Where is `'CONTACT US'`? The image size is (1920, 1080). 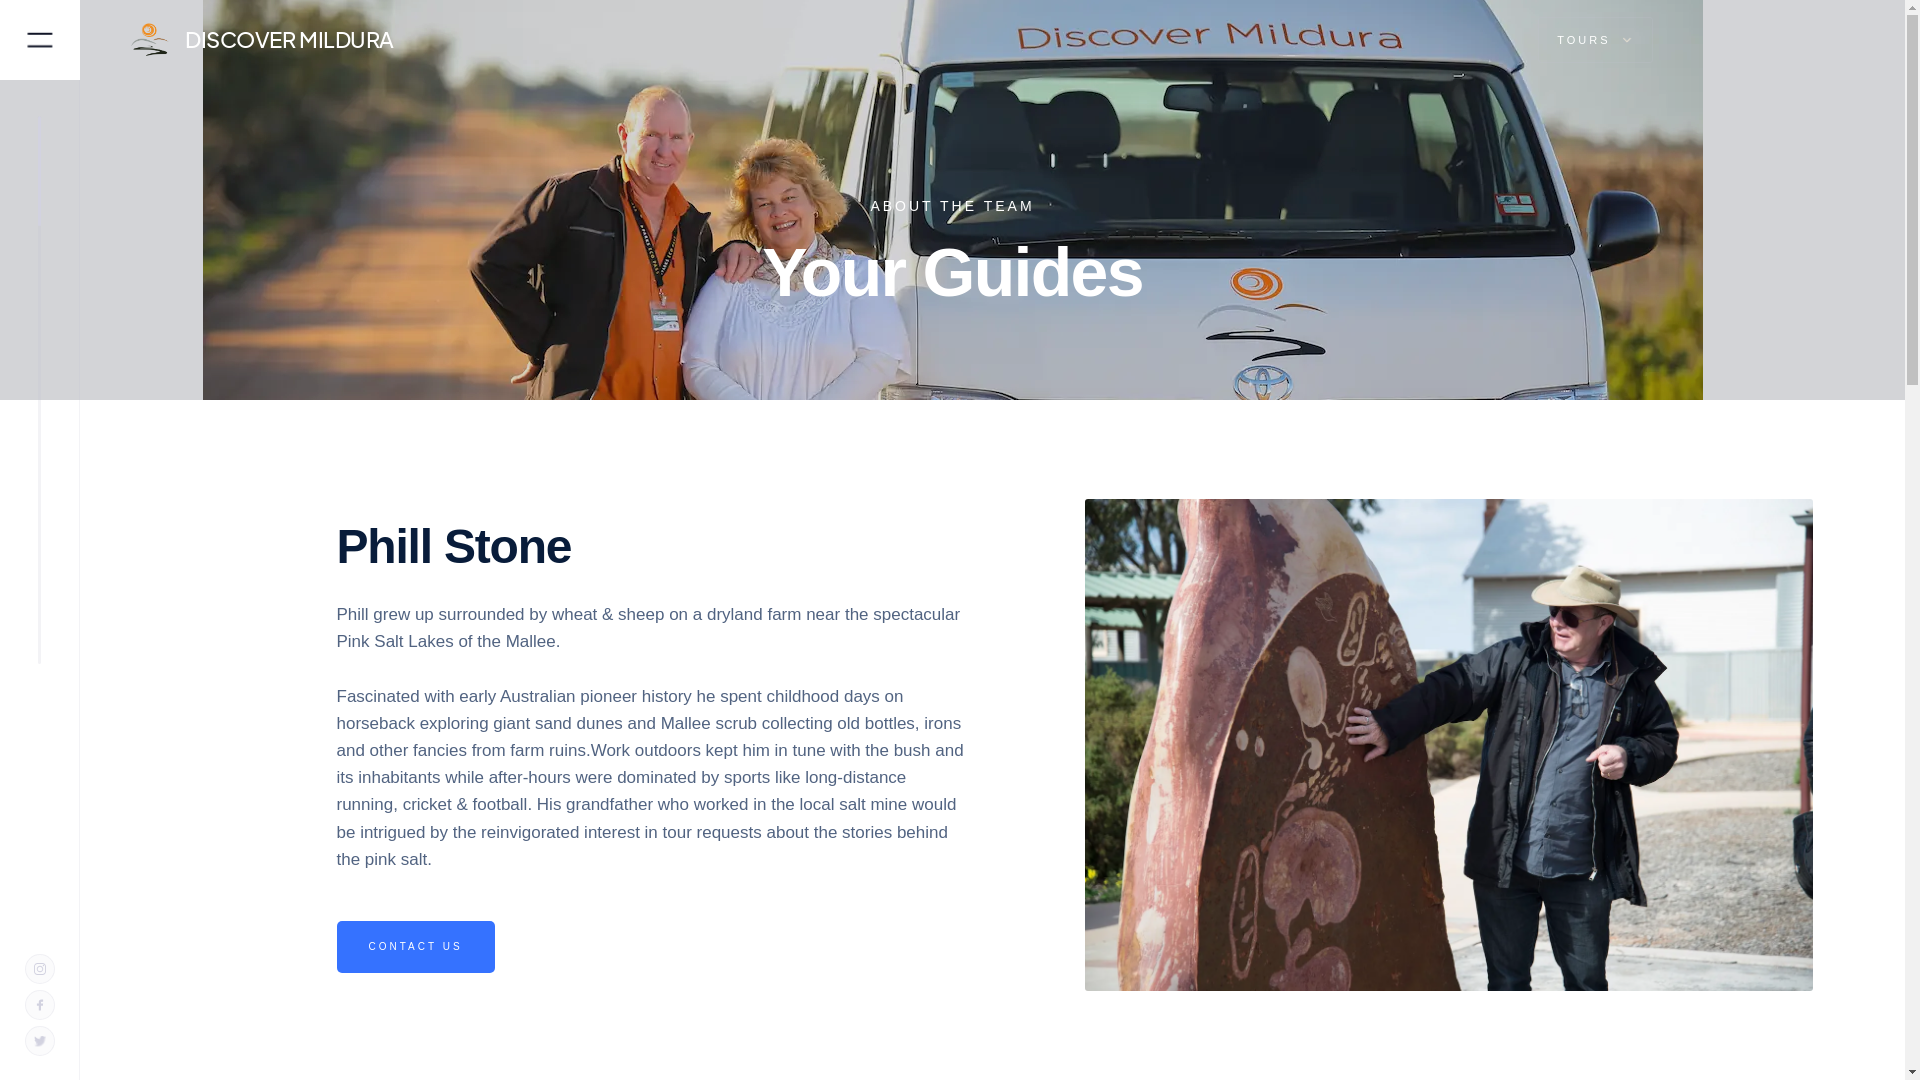 'CONTACT US' is located at coordinates (413, 946).